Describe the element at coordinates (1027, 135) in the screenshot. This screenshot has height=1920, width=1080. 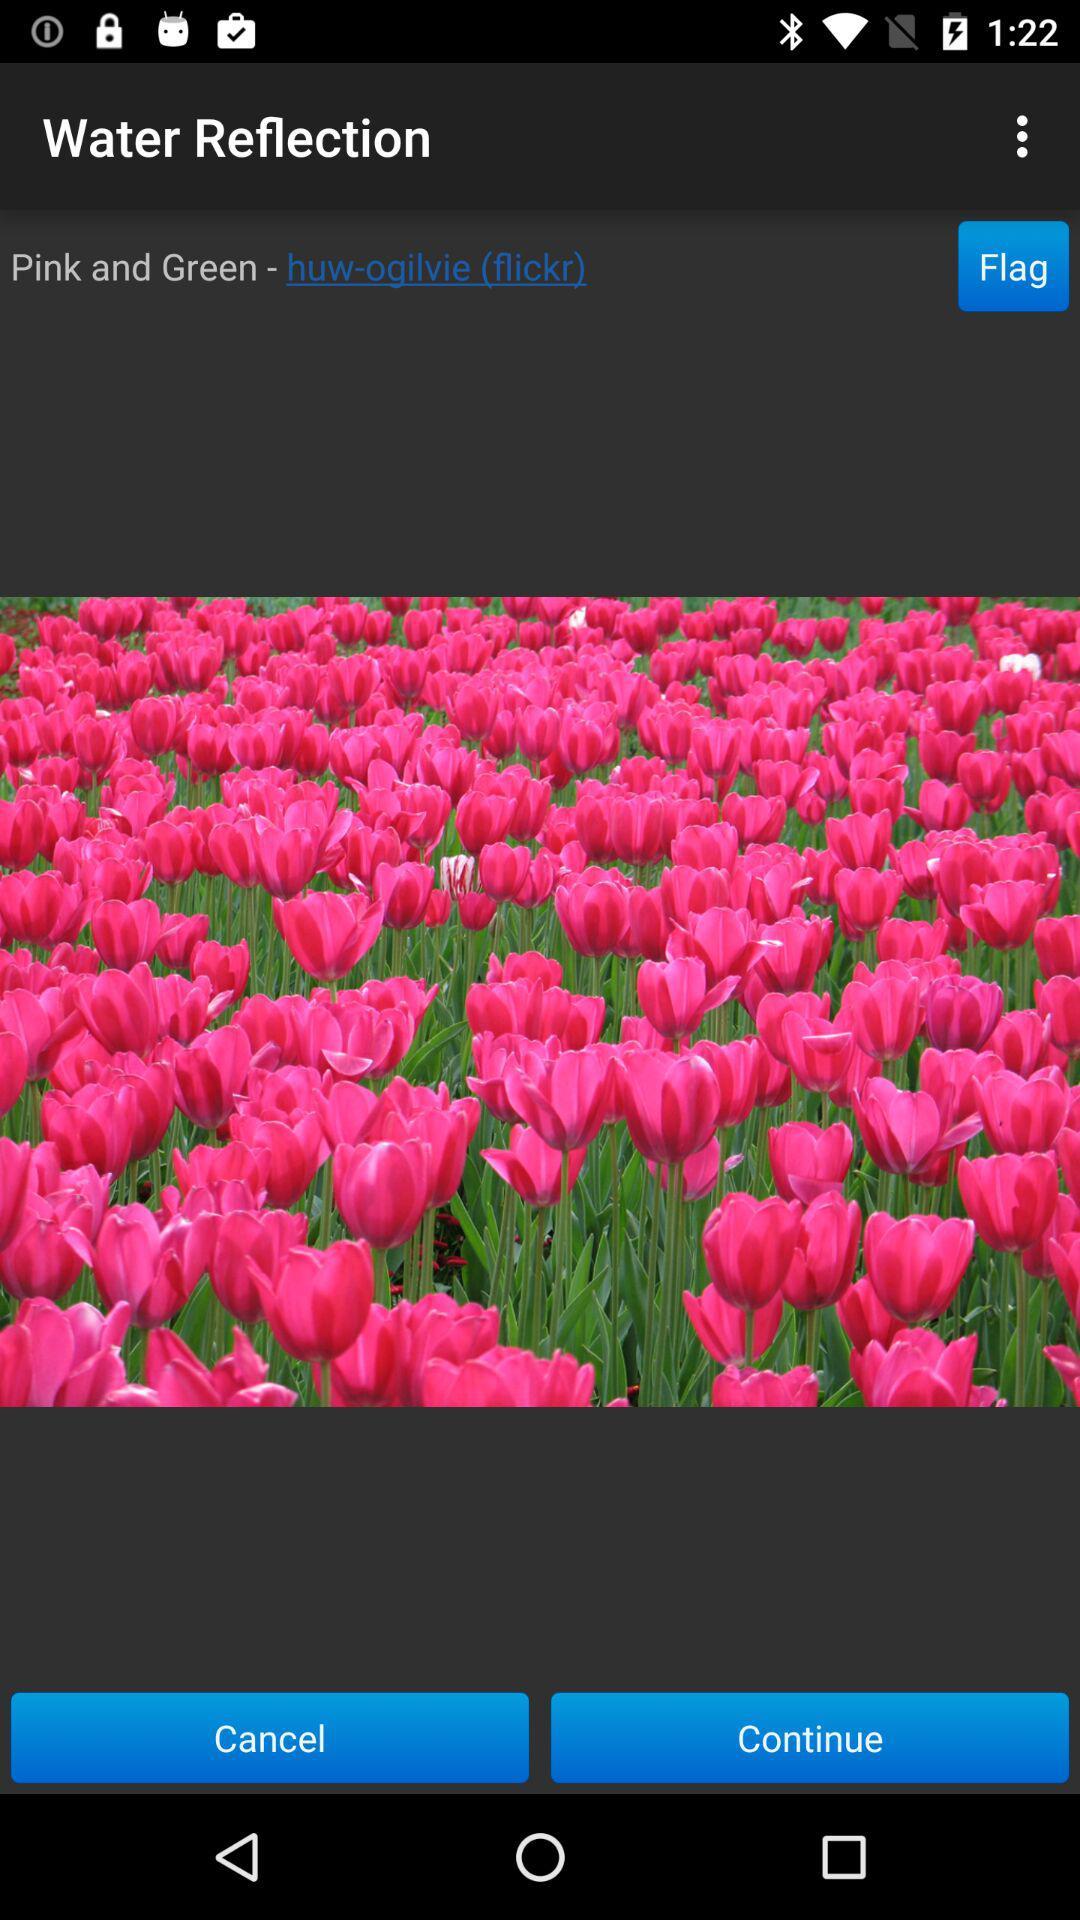
I see `icon next to water reflection app` at that location.